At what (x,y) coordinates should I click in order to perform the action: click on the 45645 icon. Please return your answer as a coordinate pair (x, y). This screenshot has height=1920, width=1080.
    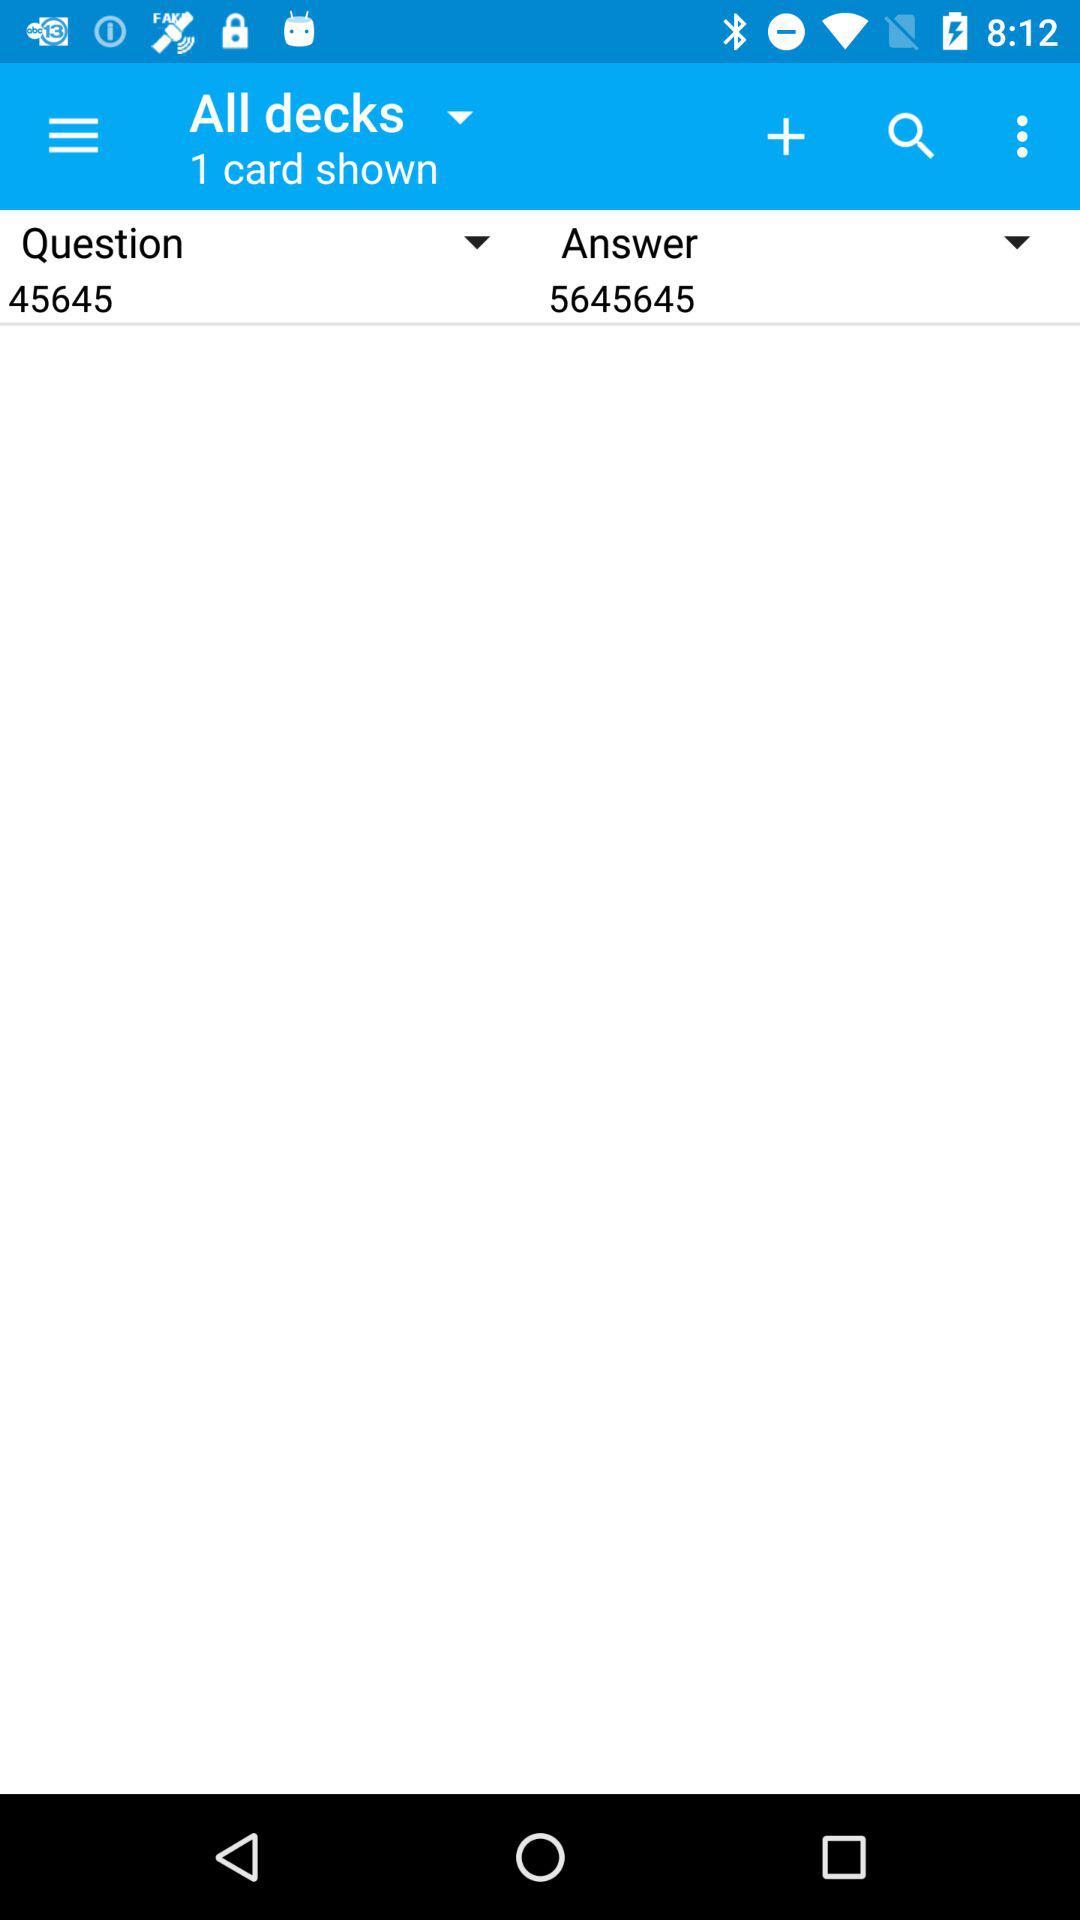
    Looking at the image, I should click on (270, 296).